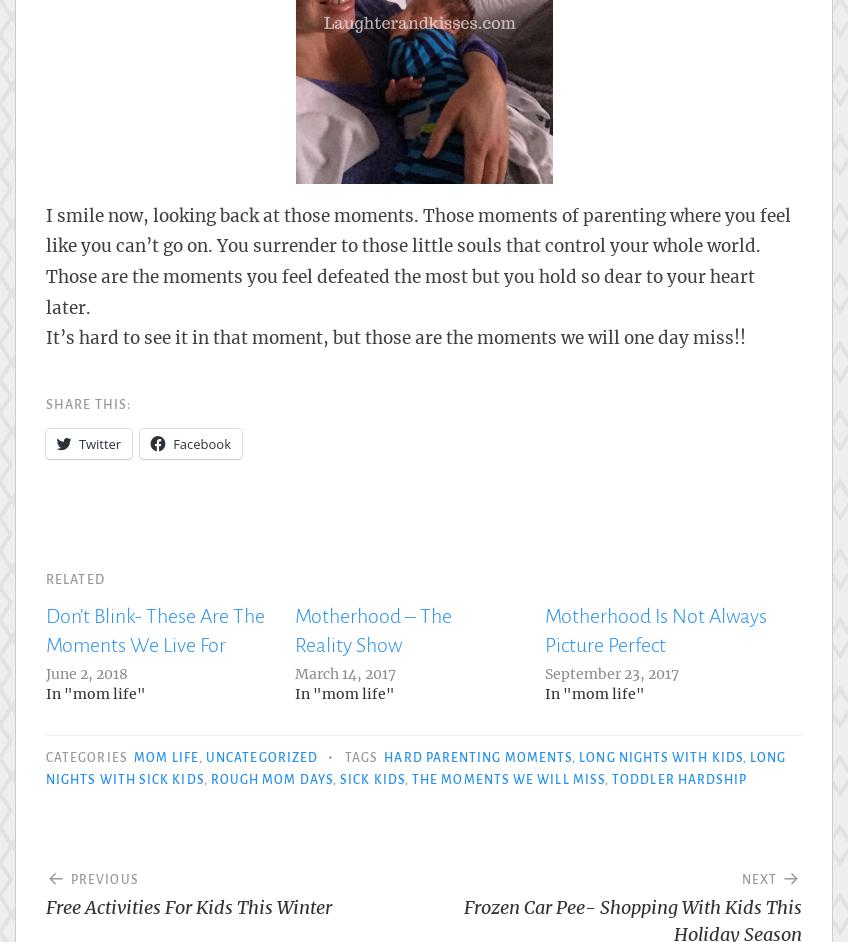 The image size is (848, 942). What do you see at coordinates (44, 260) in the screenshot?
I see `'I smile now, looking back at those moments. Those moments of parenting where you feel like you can’t go on. You surrender to those little souls that control your whole world. Those are the moments you feel defeated the most but you hold so dear to your heart later.'` at bounding box center [44, 260].